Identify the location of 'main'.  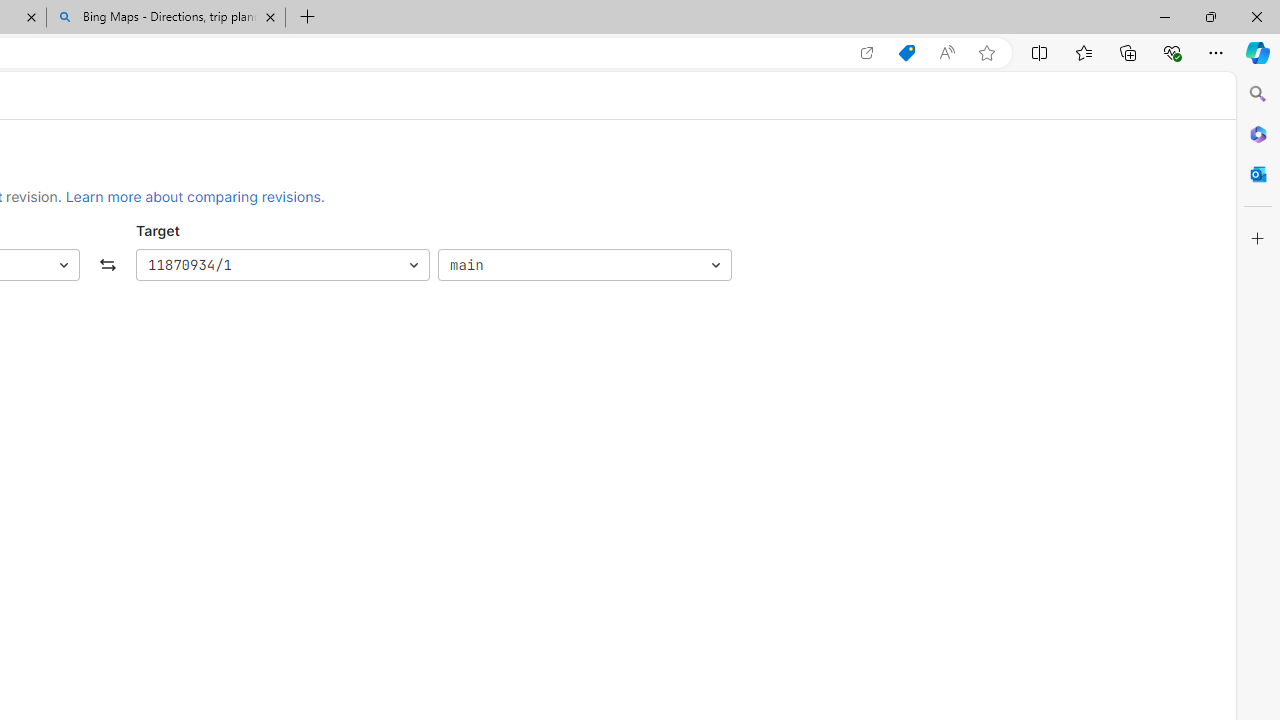
(583, 264).